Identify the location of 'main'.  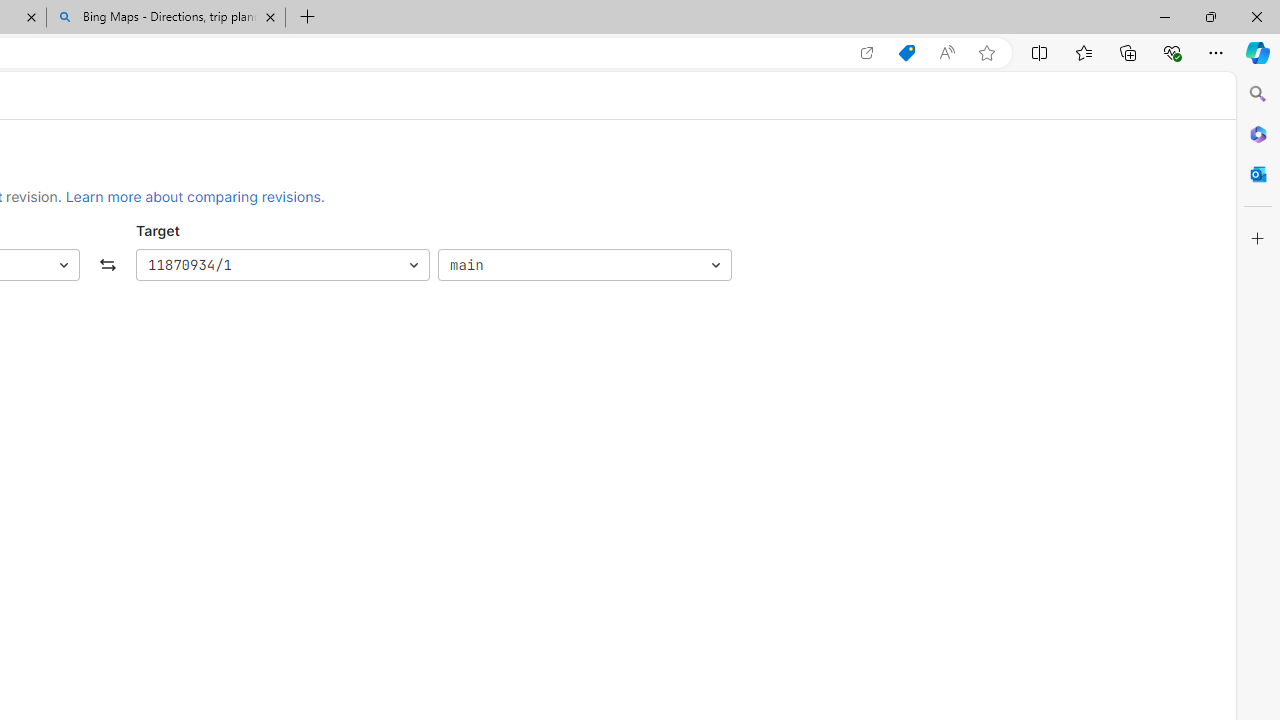
(583, 264).